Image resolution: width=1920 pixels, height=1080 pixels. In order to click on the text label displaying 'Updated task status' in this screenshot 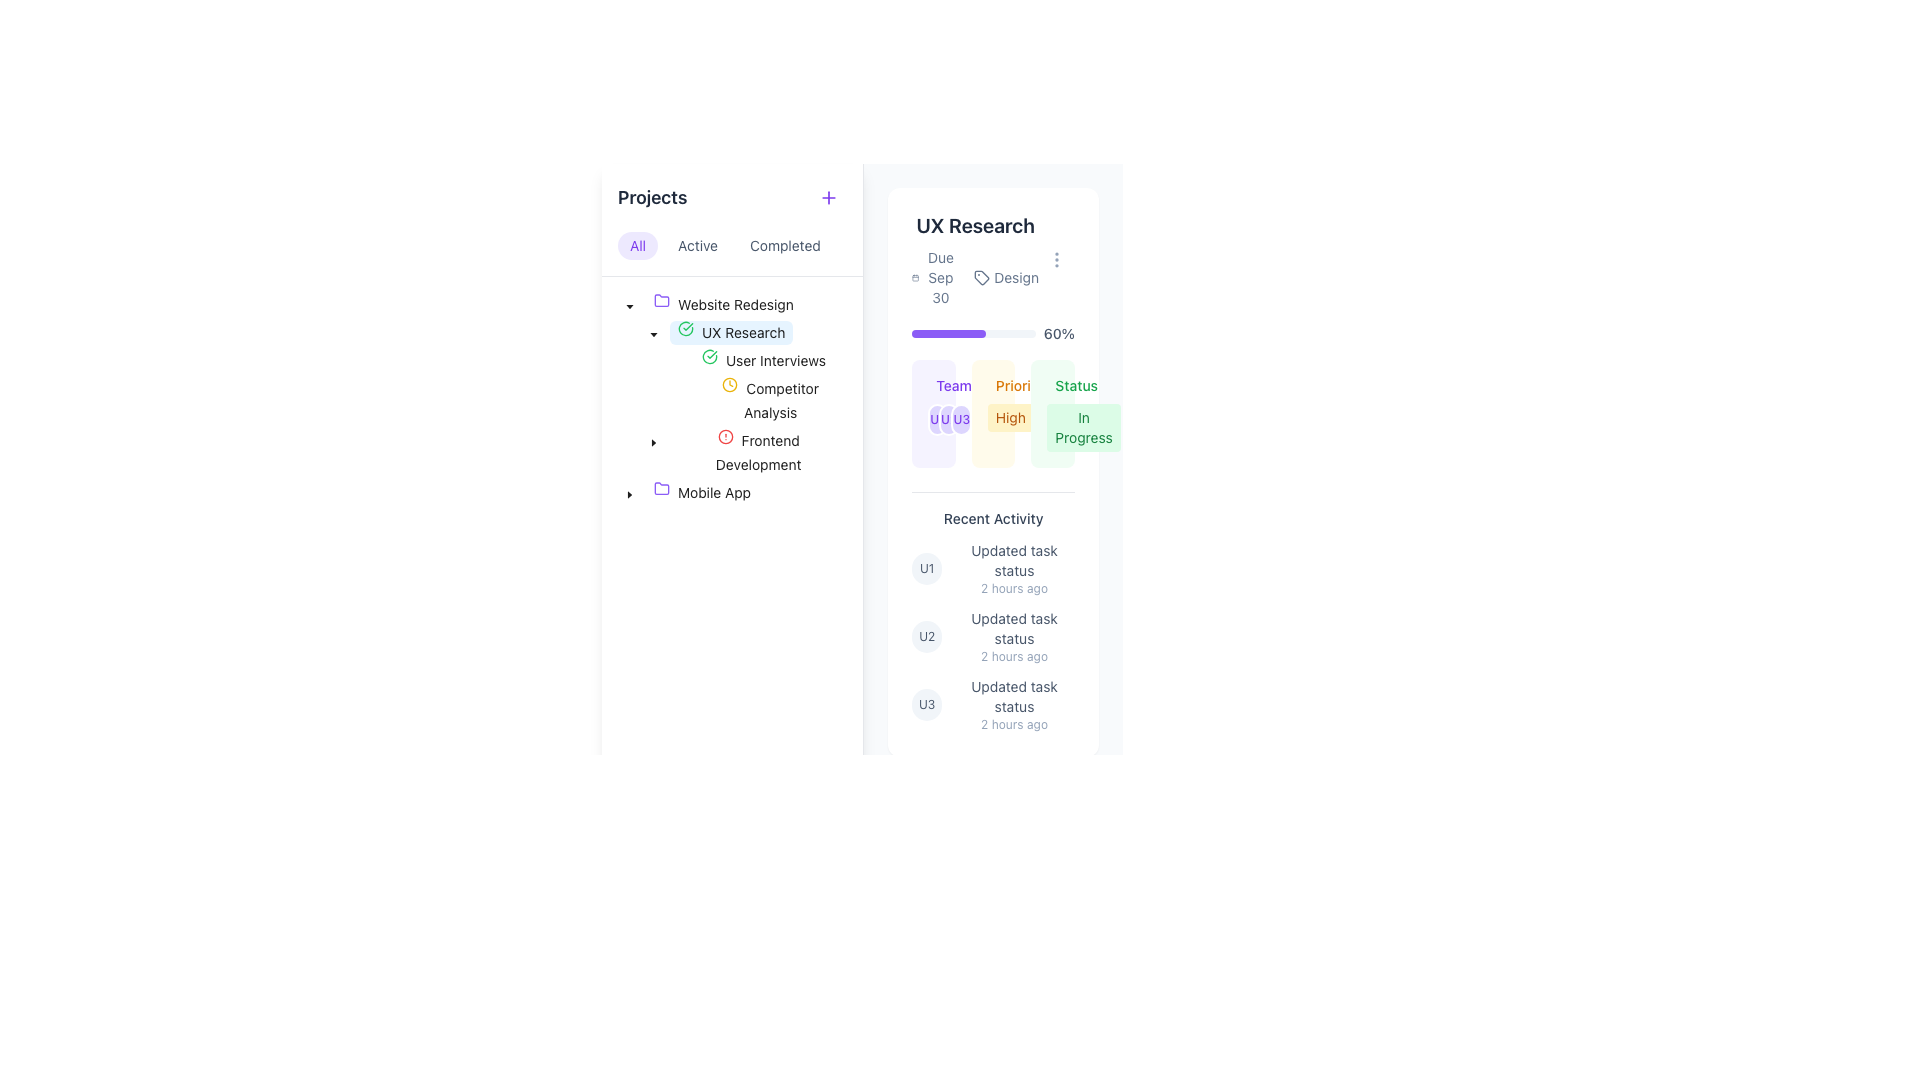, I will do `click(1013, 696)`.